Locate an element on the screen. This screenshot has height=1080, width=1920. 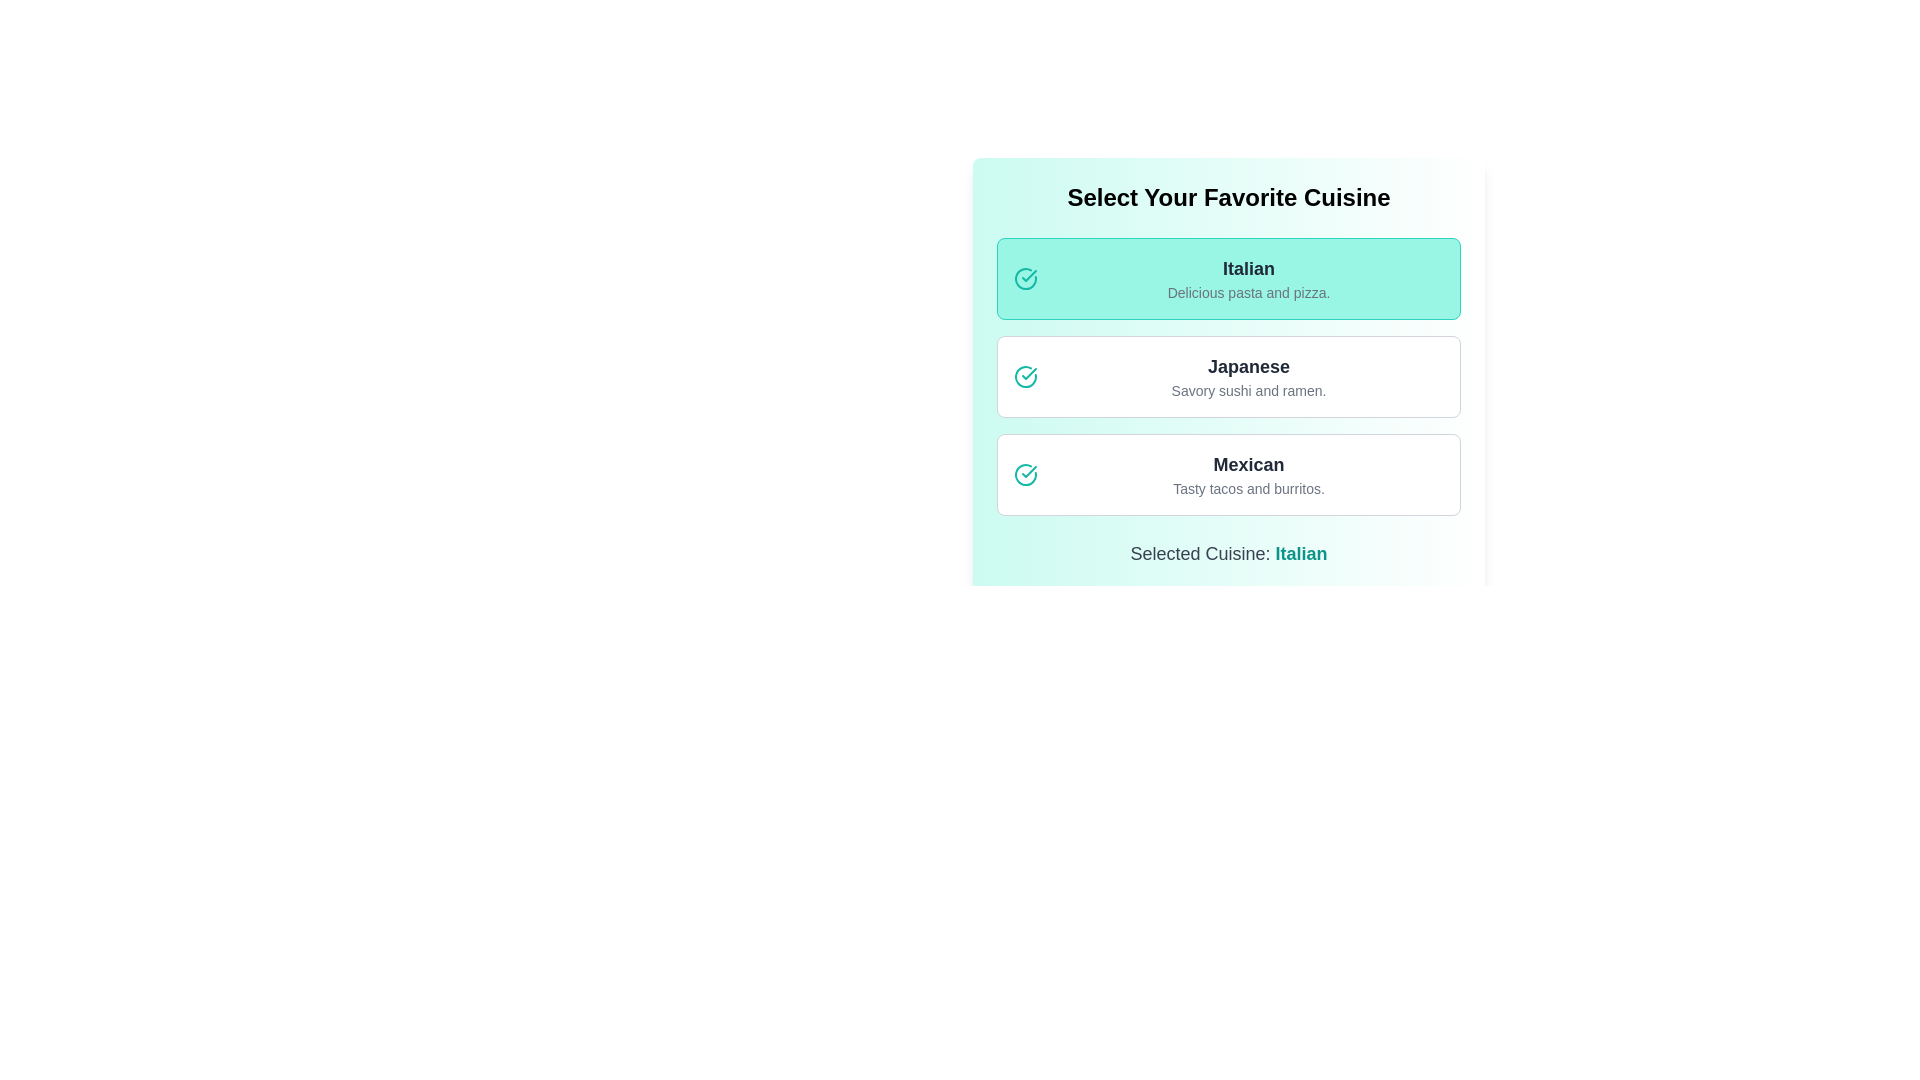
the state of the 'Mexican' selection indicator icon located to the left of the text 'Mexican: Tasty tacos and burritos.' is located at coordinates (1026, 474).